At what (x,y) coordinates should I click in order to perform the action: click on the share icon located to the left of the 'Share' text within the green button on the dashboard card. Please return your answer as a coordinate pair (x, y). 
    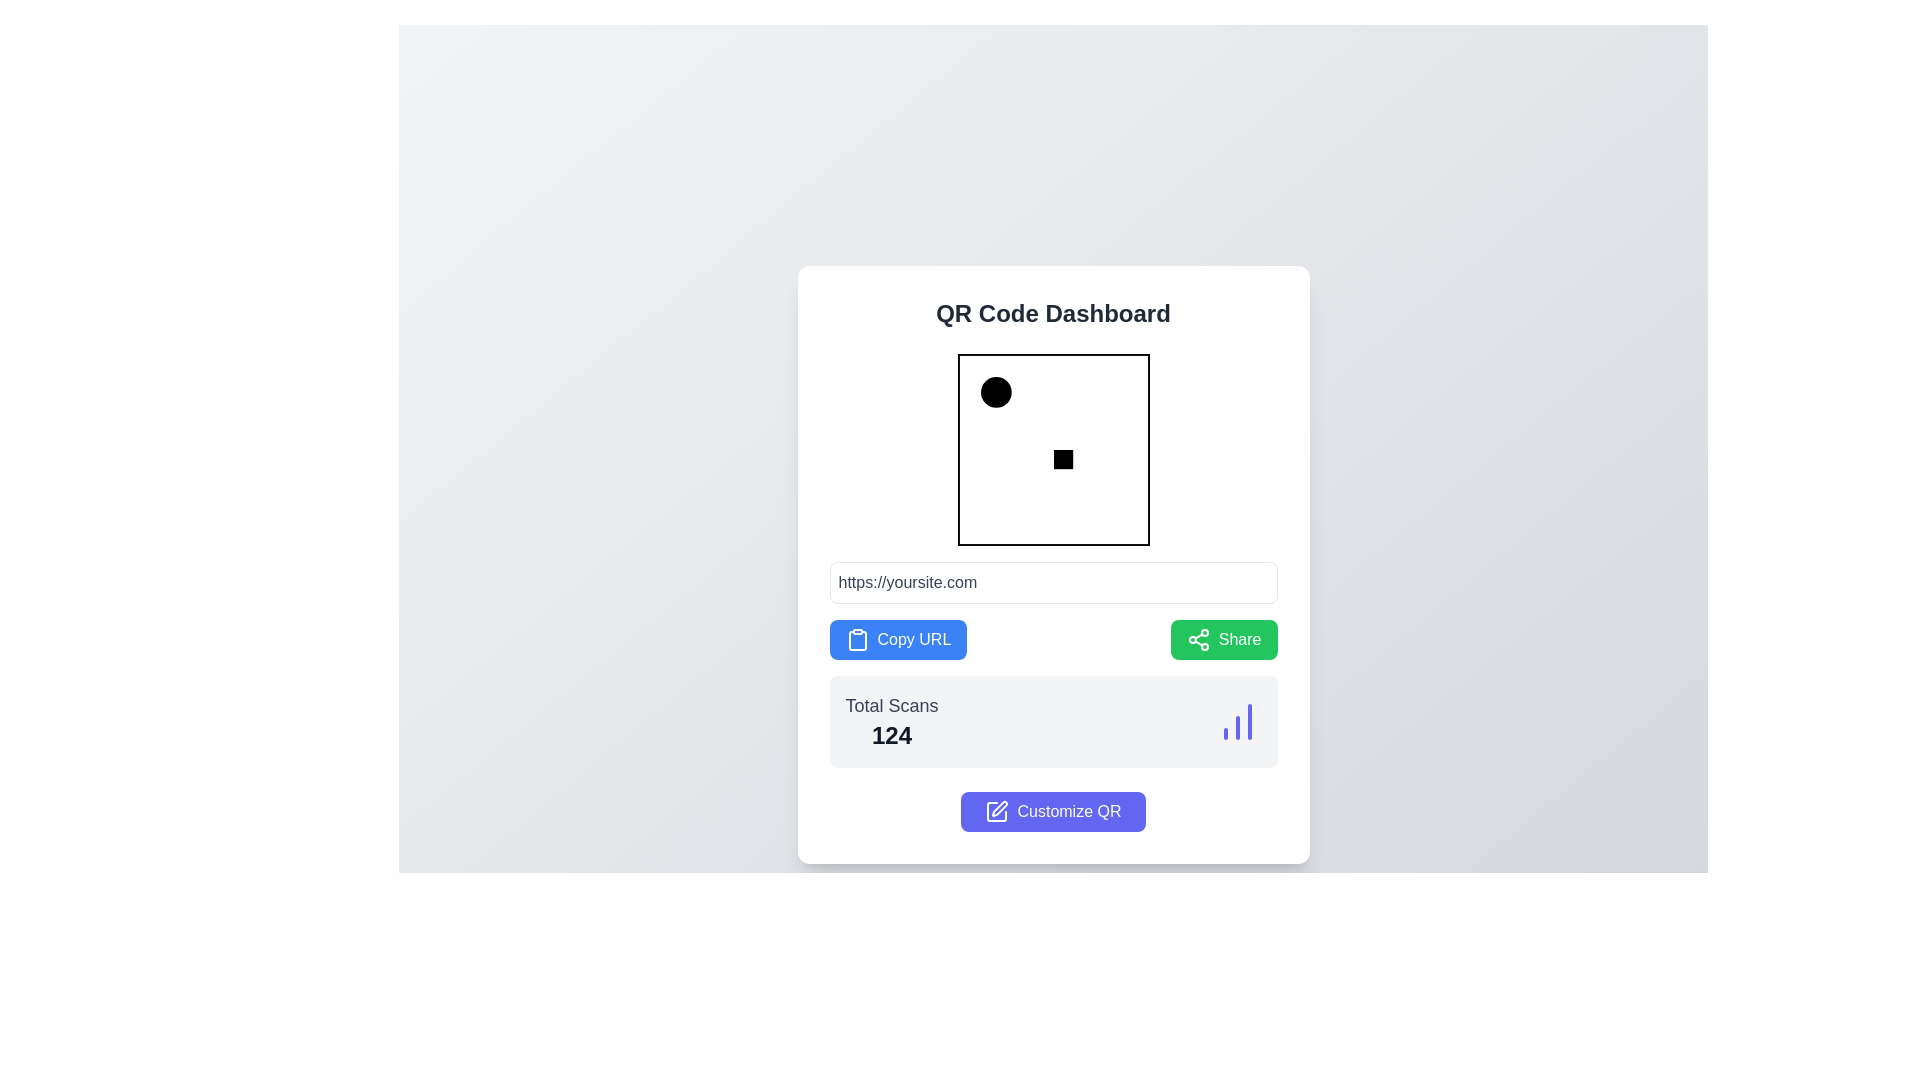
    Looking at the image, I should click on (1198, 640).